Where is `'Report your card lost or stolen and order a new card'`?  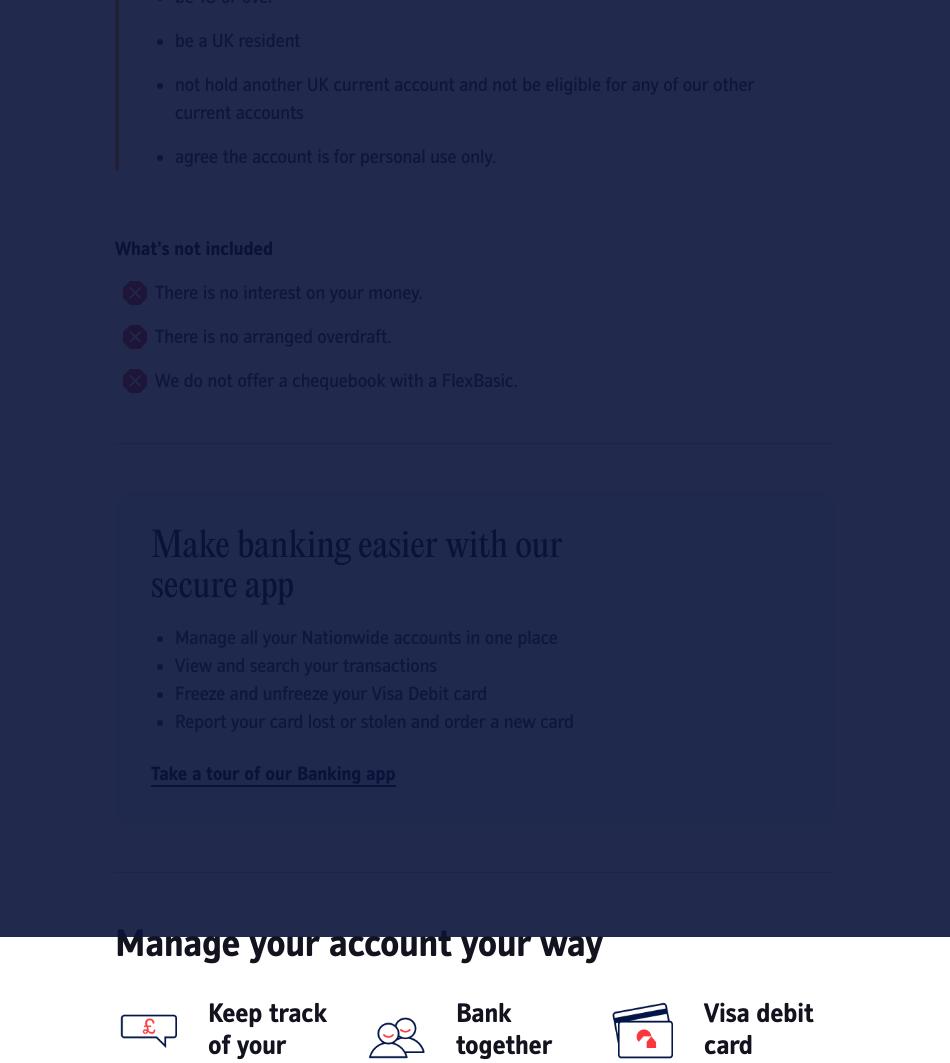
'Report your card lost or stolen and order a new card' is located at coordinates (373, 720).